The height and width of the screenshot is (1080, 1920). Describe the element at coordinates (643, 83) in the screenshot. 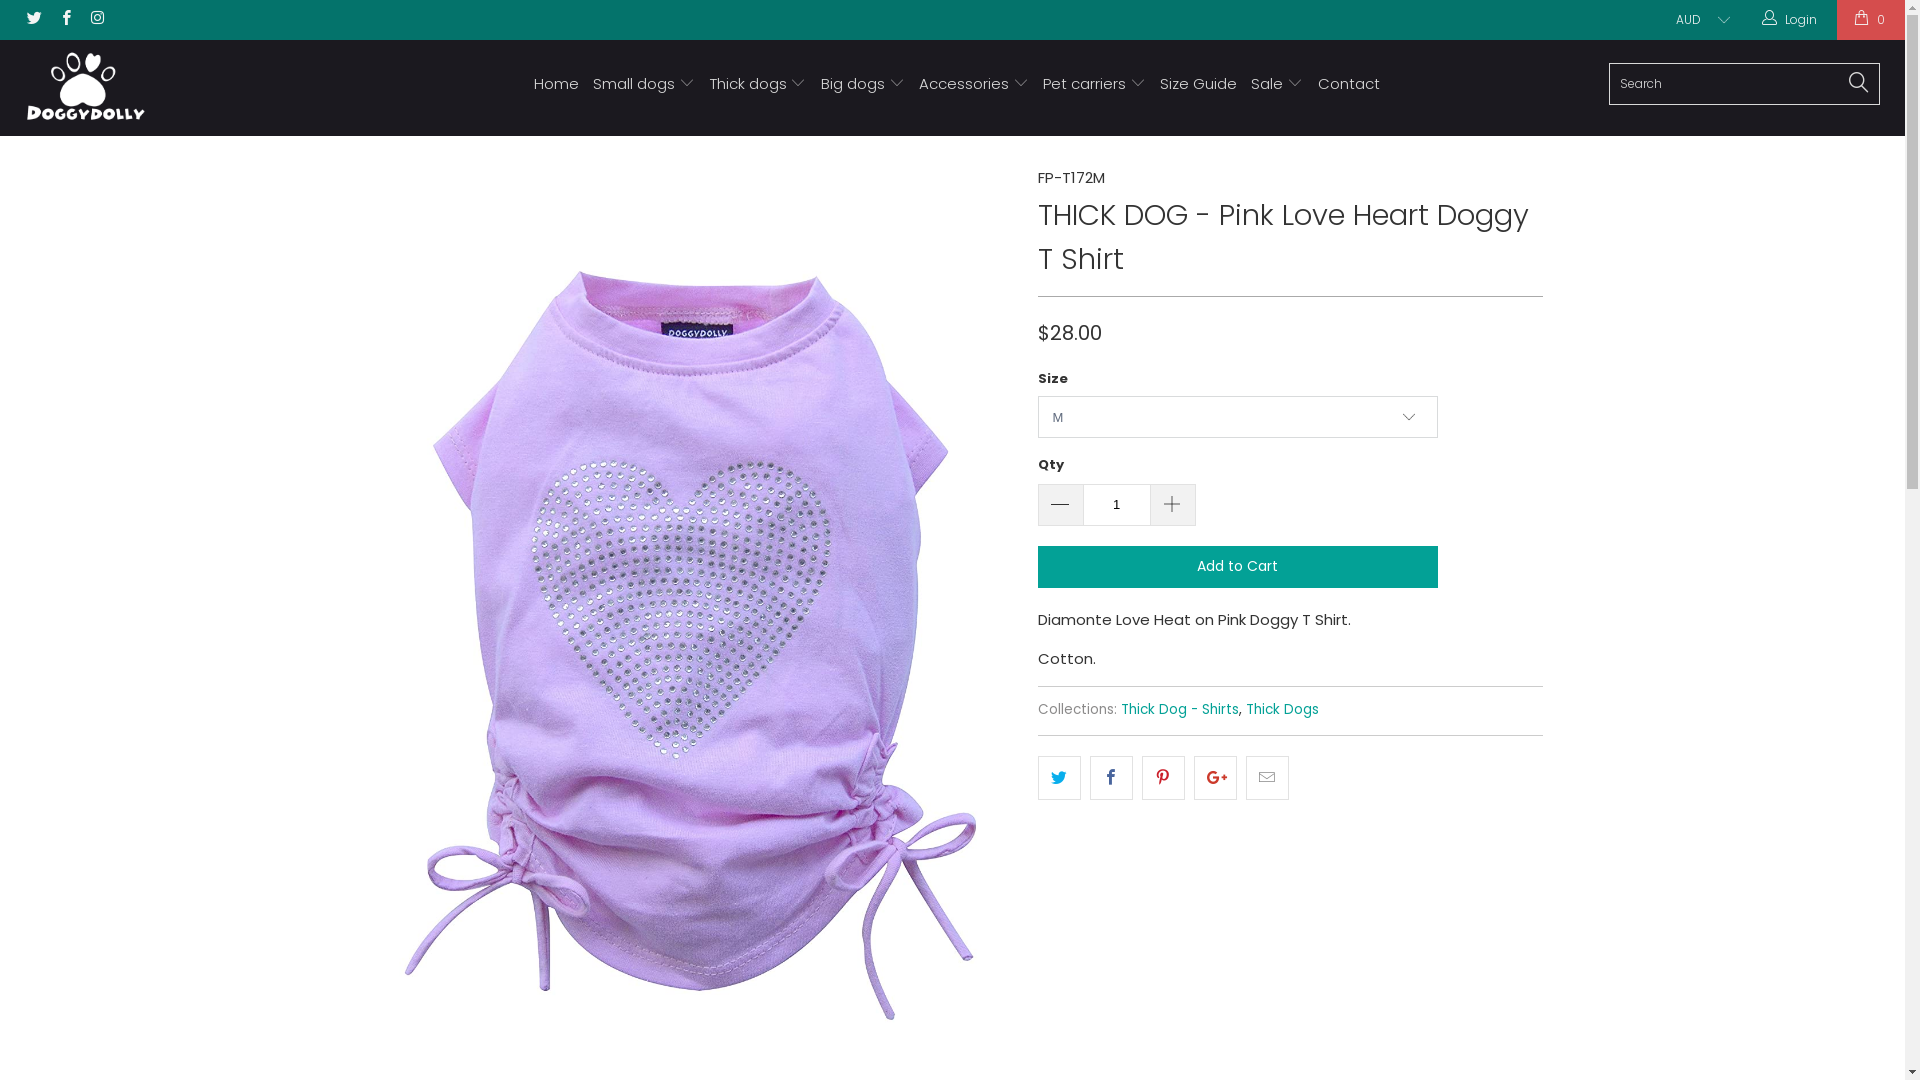

I see `'Small dogs'` at that location.